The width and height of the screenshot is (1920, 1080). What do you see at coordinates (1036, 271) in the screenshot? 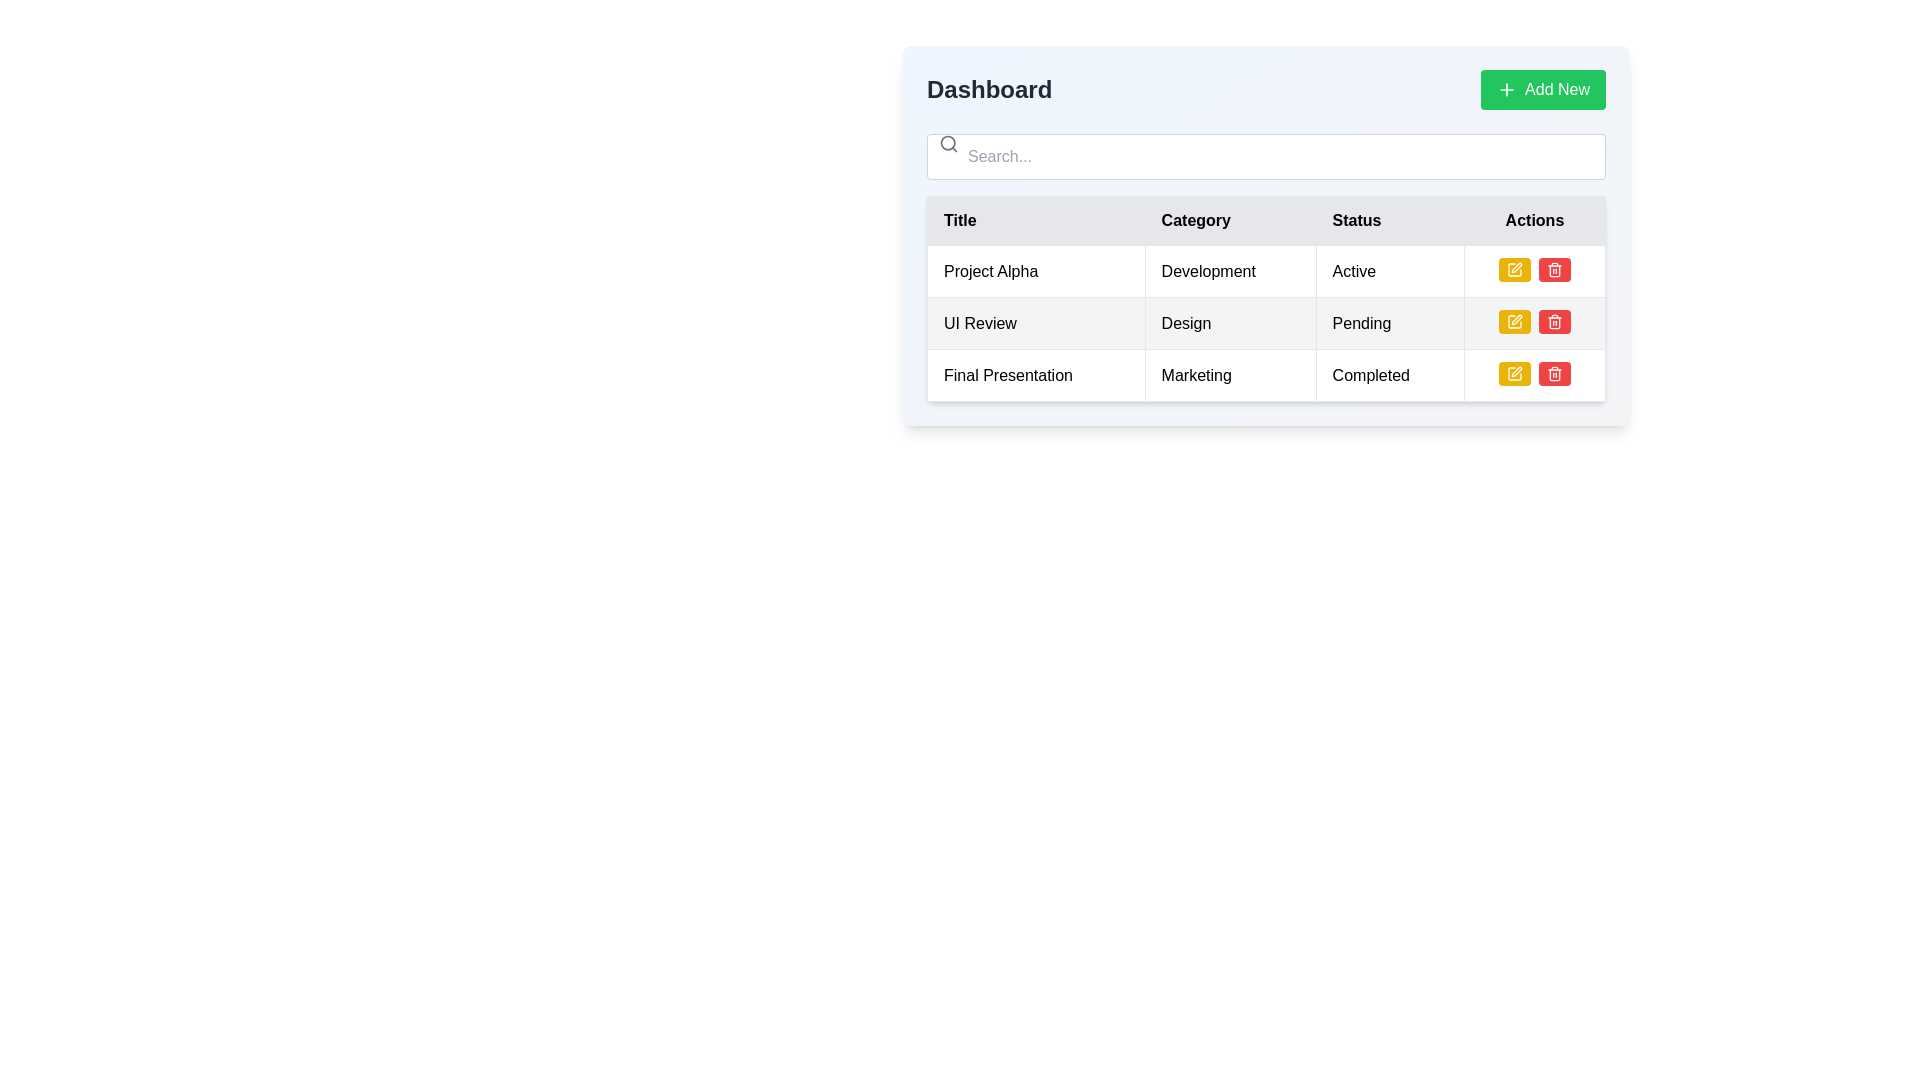
I see `the text label 'Project Alpha' located in the topmost row of the table under the 'Title' column` at bounding box center [1036, 271].